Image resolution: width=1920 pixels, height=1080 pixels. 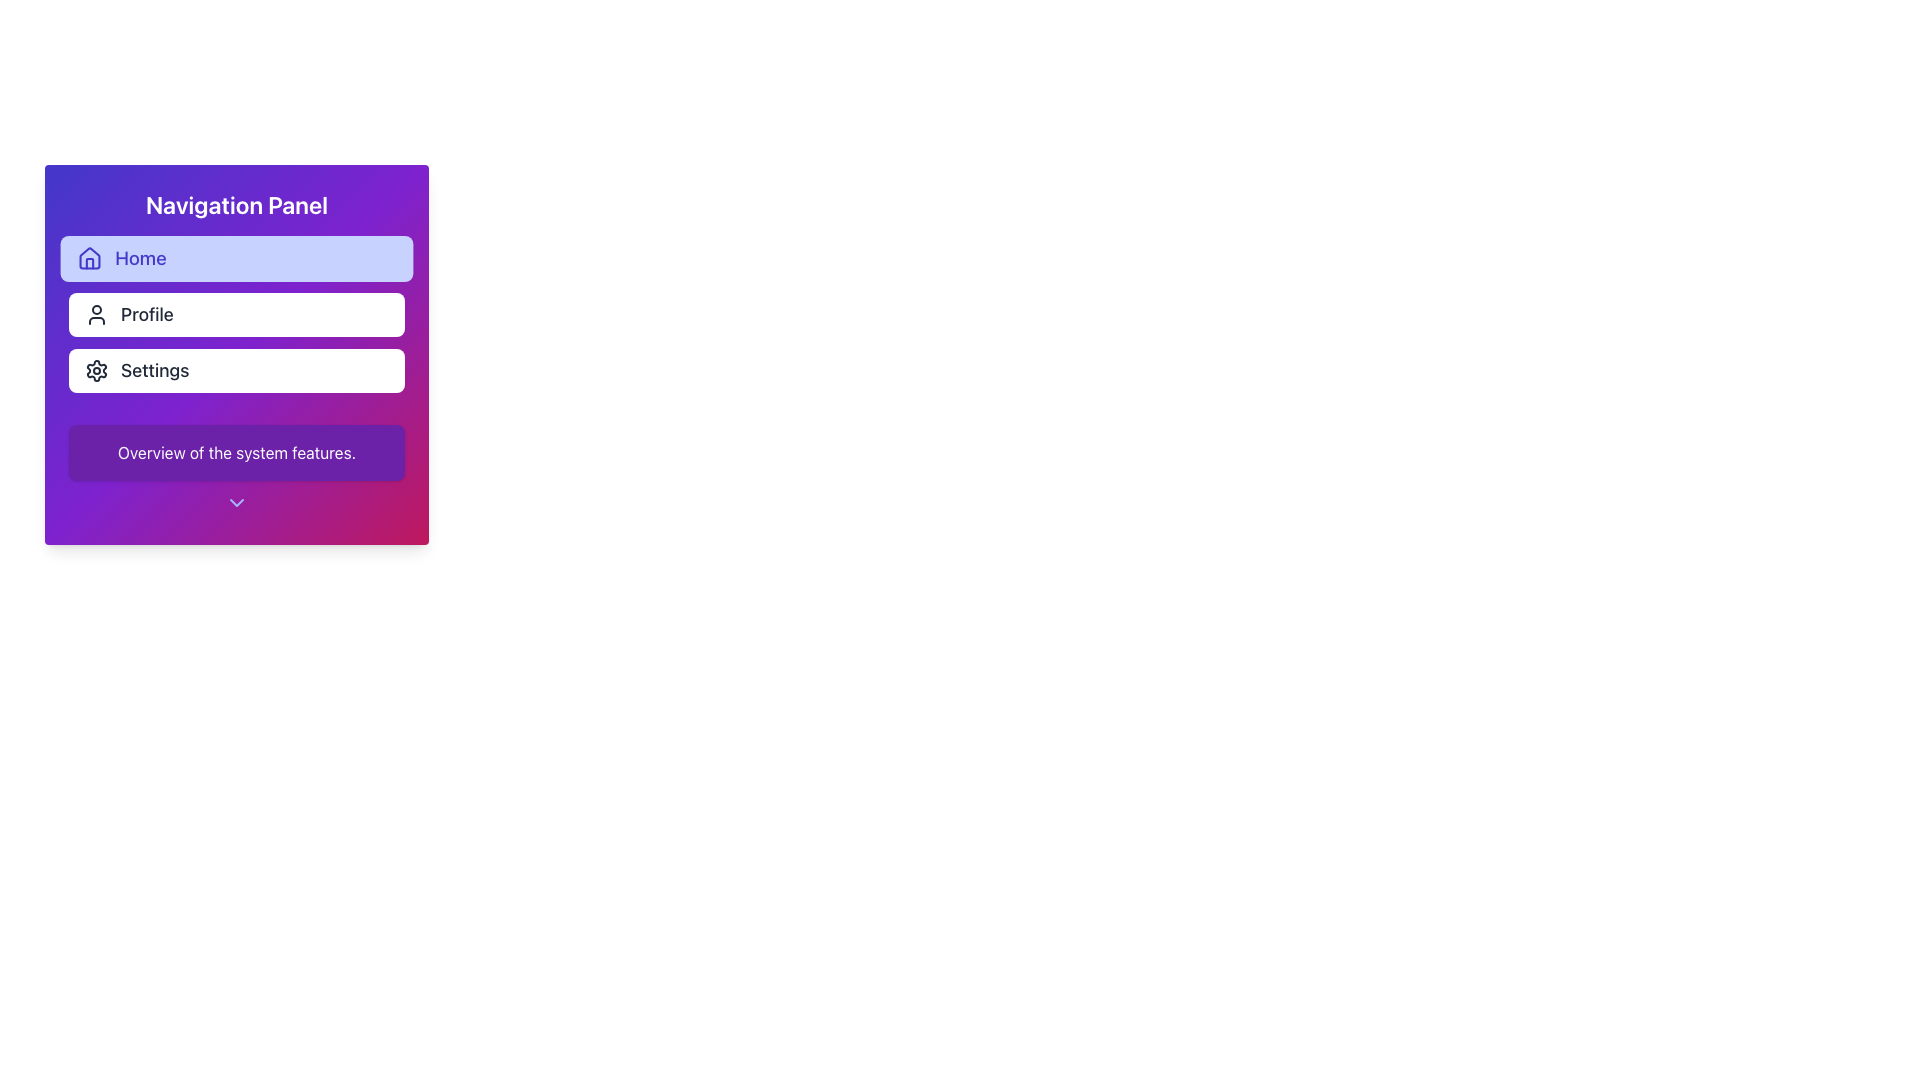 I want to click on the navigation button located at the bottom of the button list, so click(x=236, y=370).